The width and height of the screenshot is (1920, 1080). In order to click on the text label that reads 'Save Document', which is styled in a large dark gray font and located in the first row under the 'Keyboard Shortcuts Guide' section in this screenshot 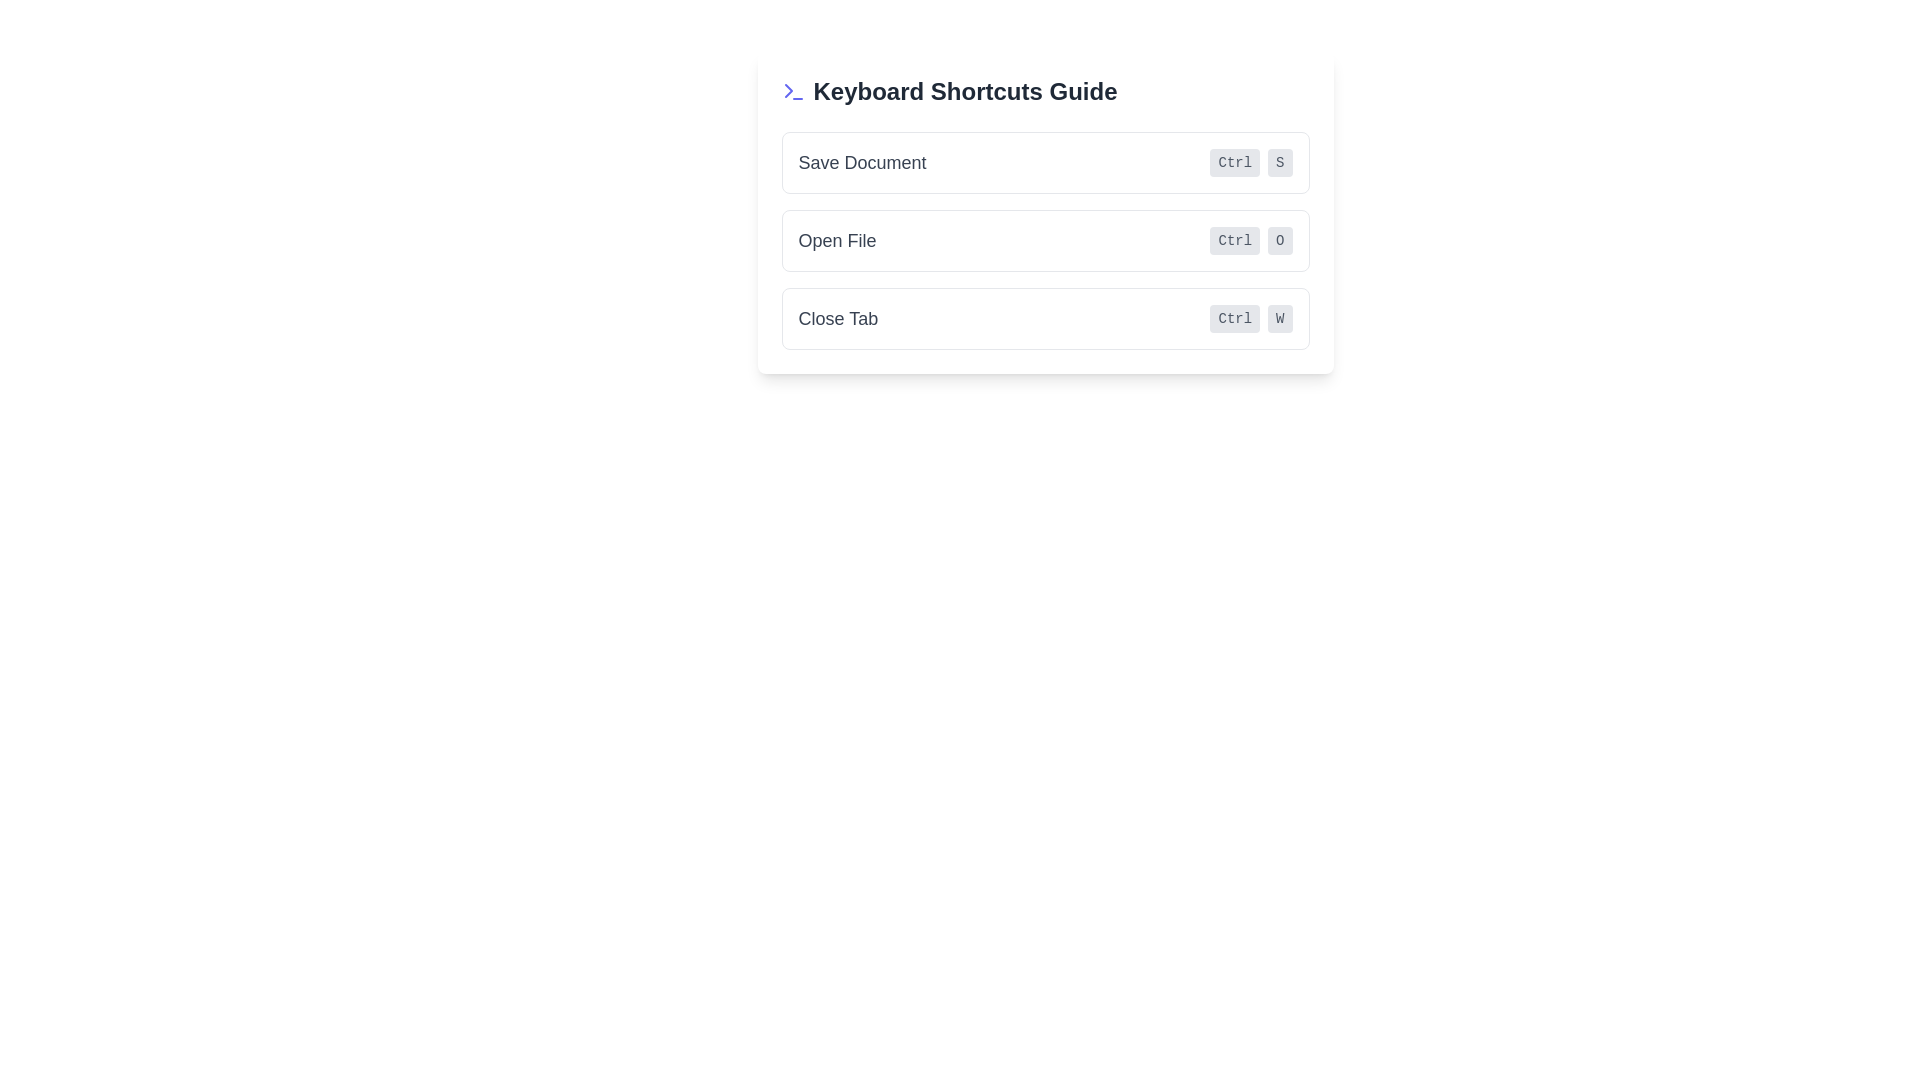, I will do `click(862, 161)`.